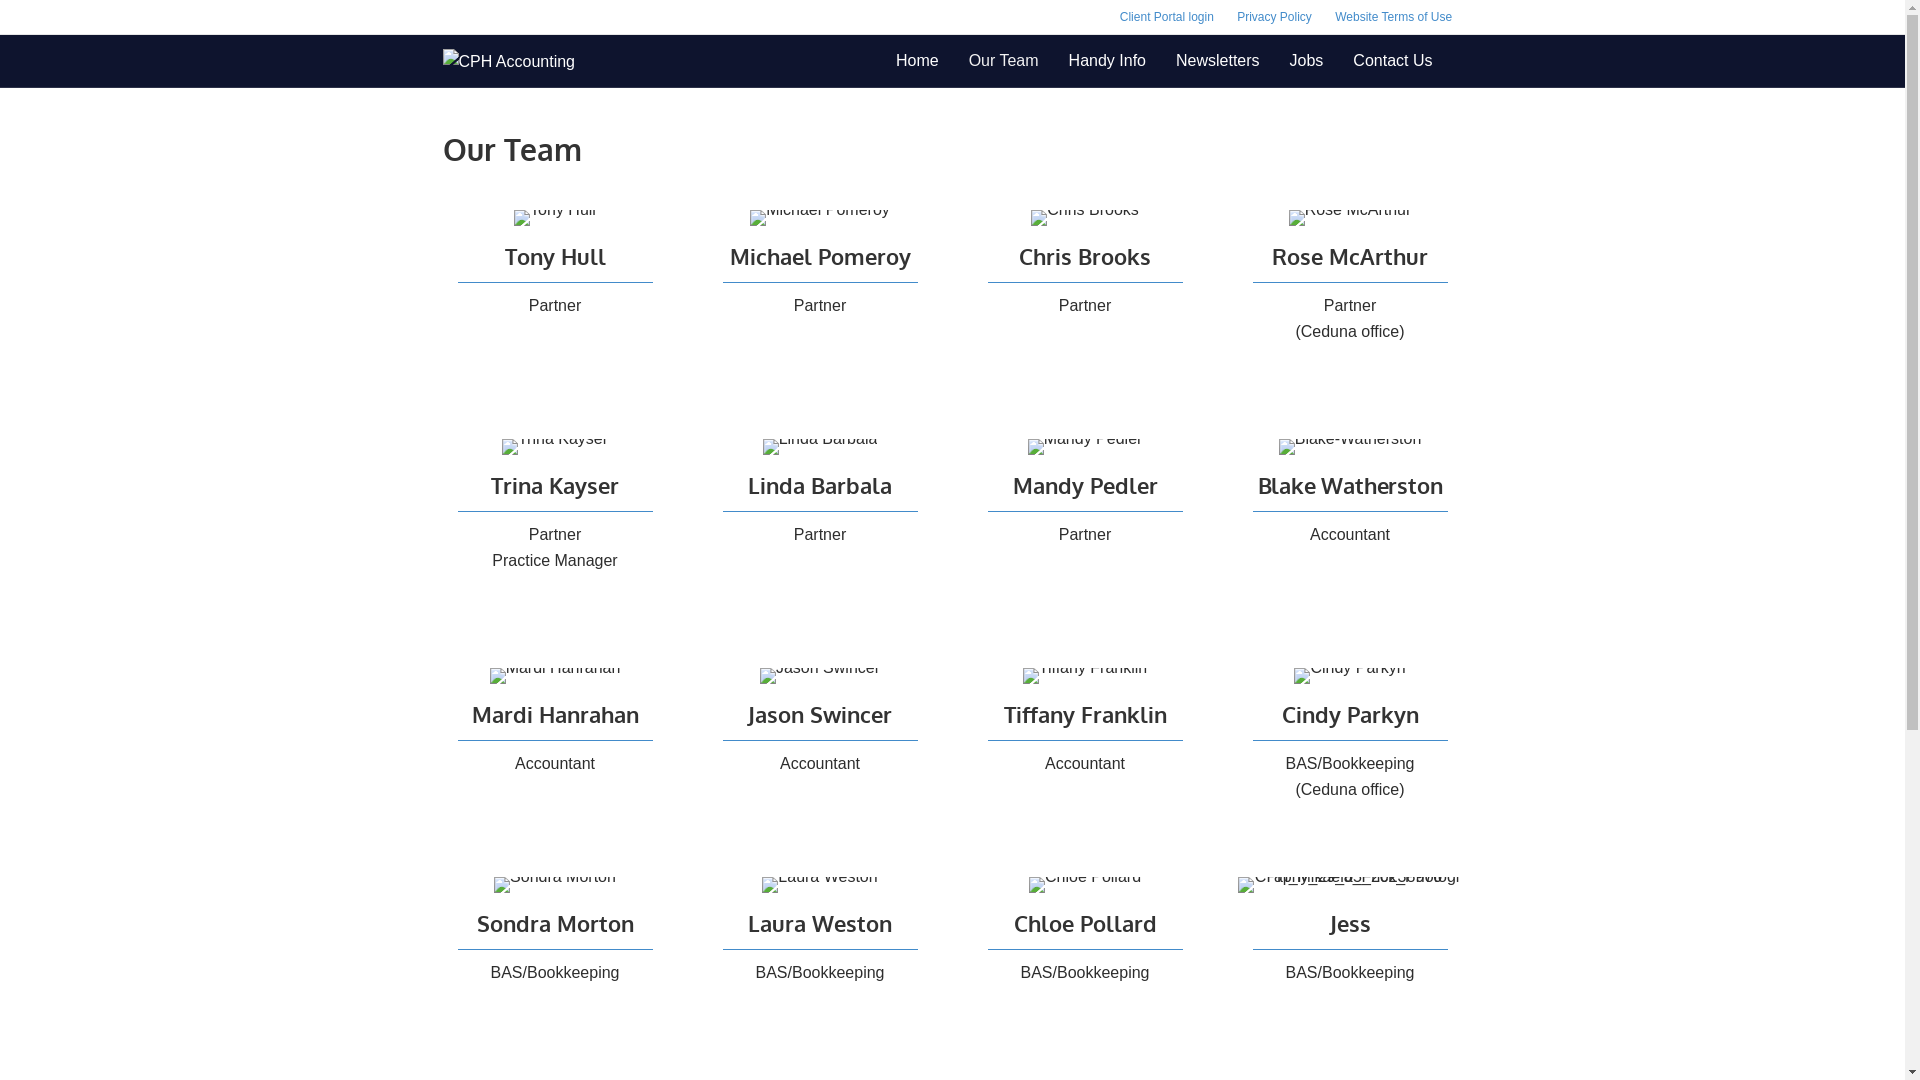 The image size is (1920, 1080). I want to click on 'Our Team', so click(1003, 60).